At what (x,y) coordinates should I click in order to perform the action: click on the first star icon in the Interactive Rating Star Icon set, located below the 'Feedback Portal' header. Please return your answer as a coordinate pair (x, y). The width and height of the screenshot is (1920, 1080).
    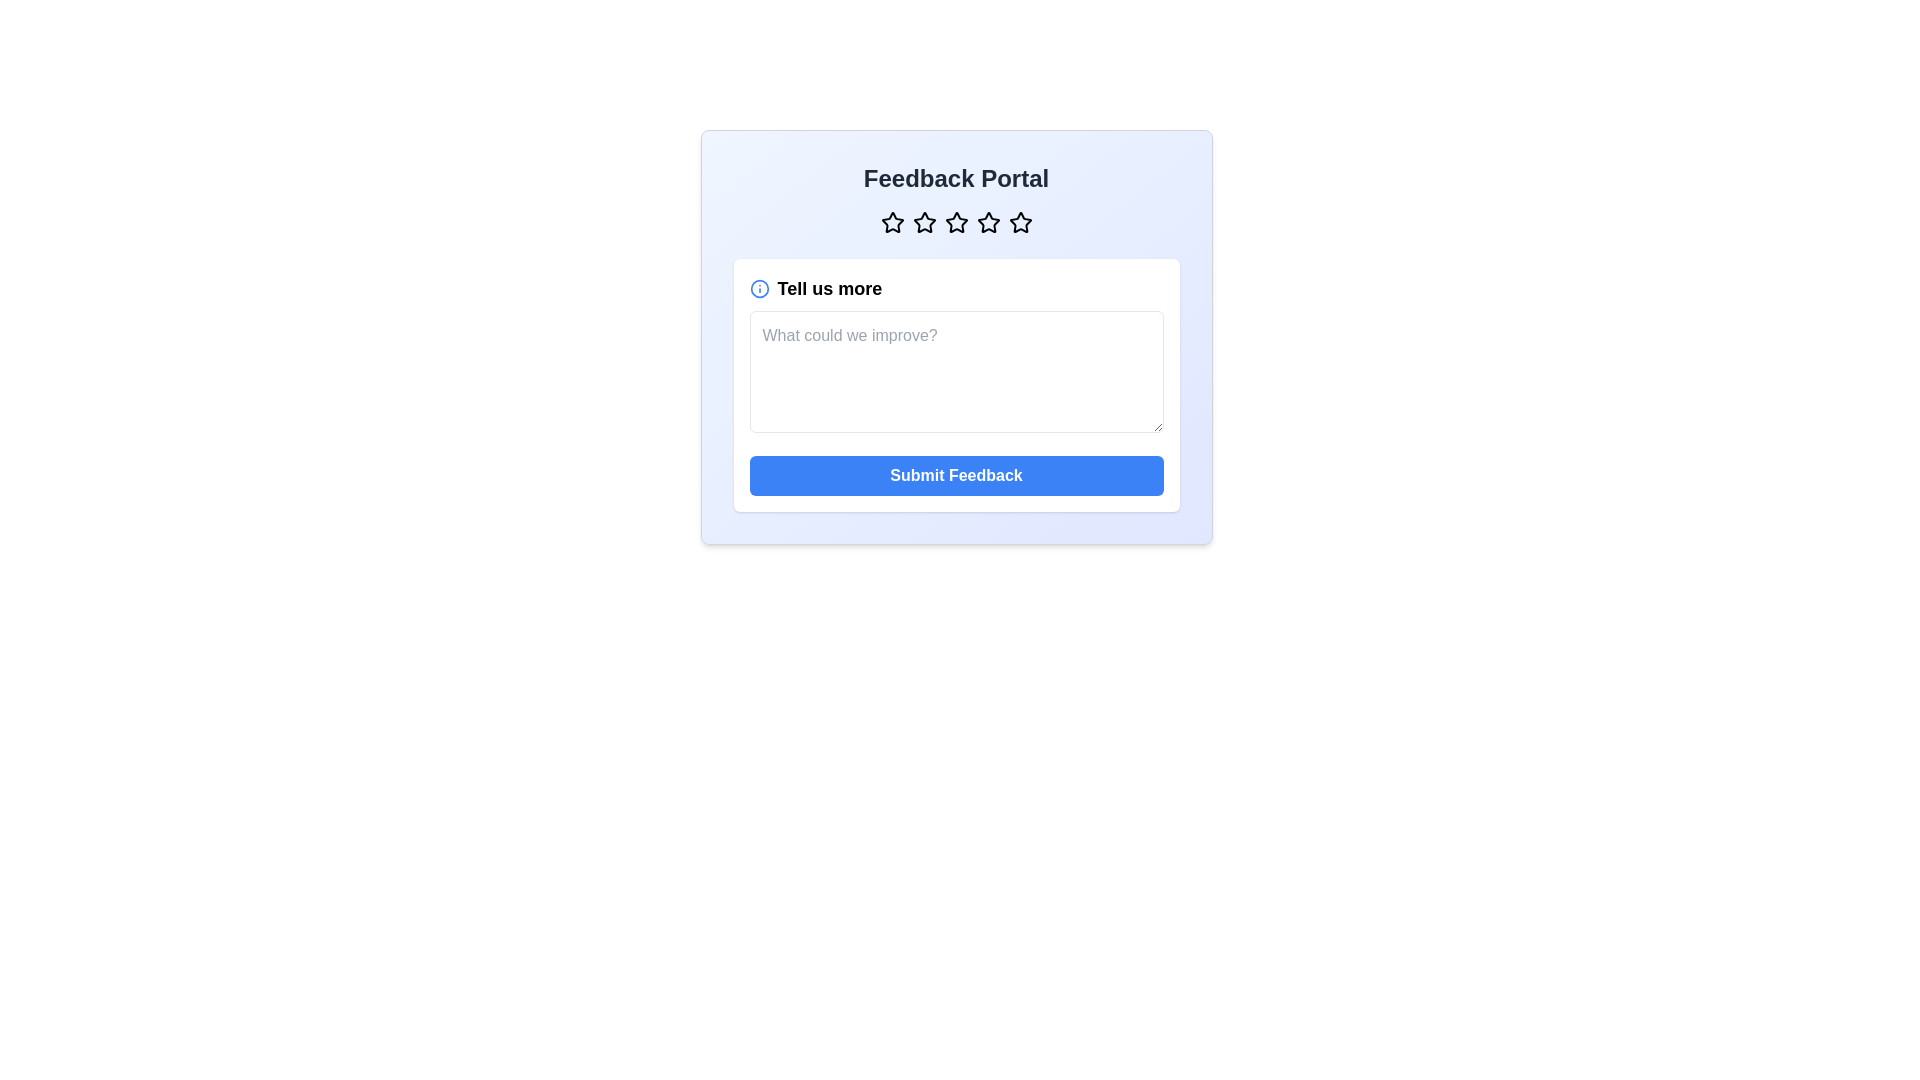
    Looking at the image, I should click on (891, 222).